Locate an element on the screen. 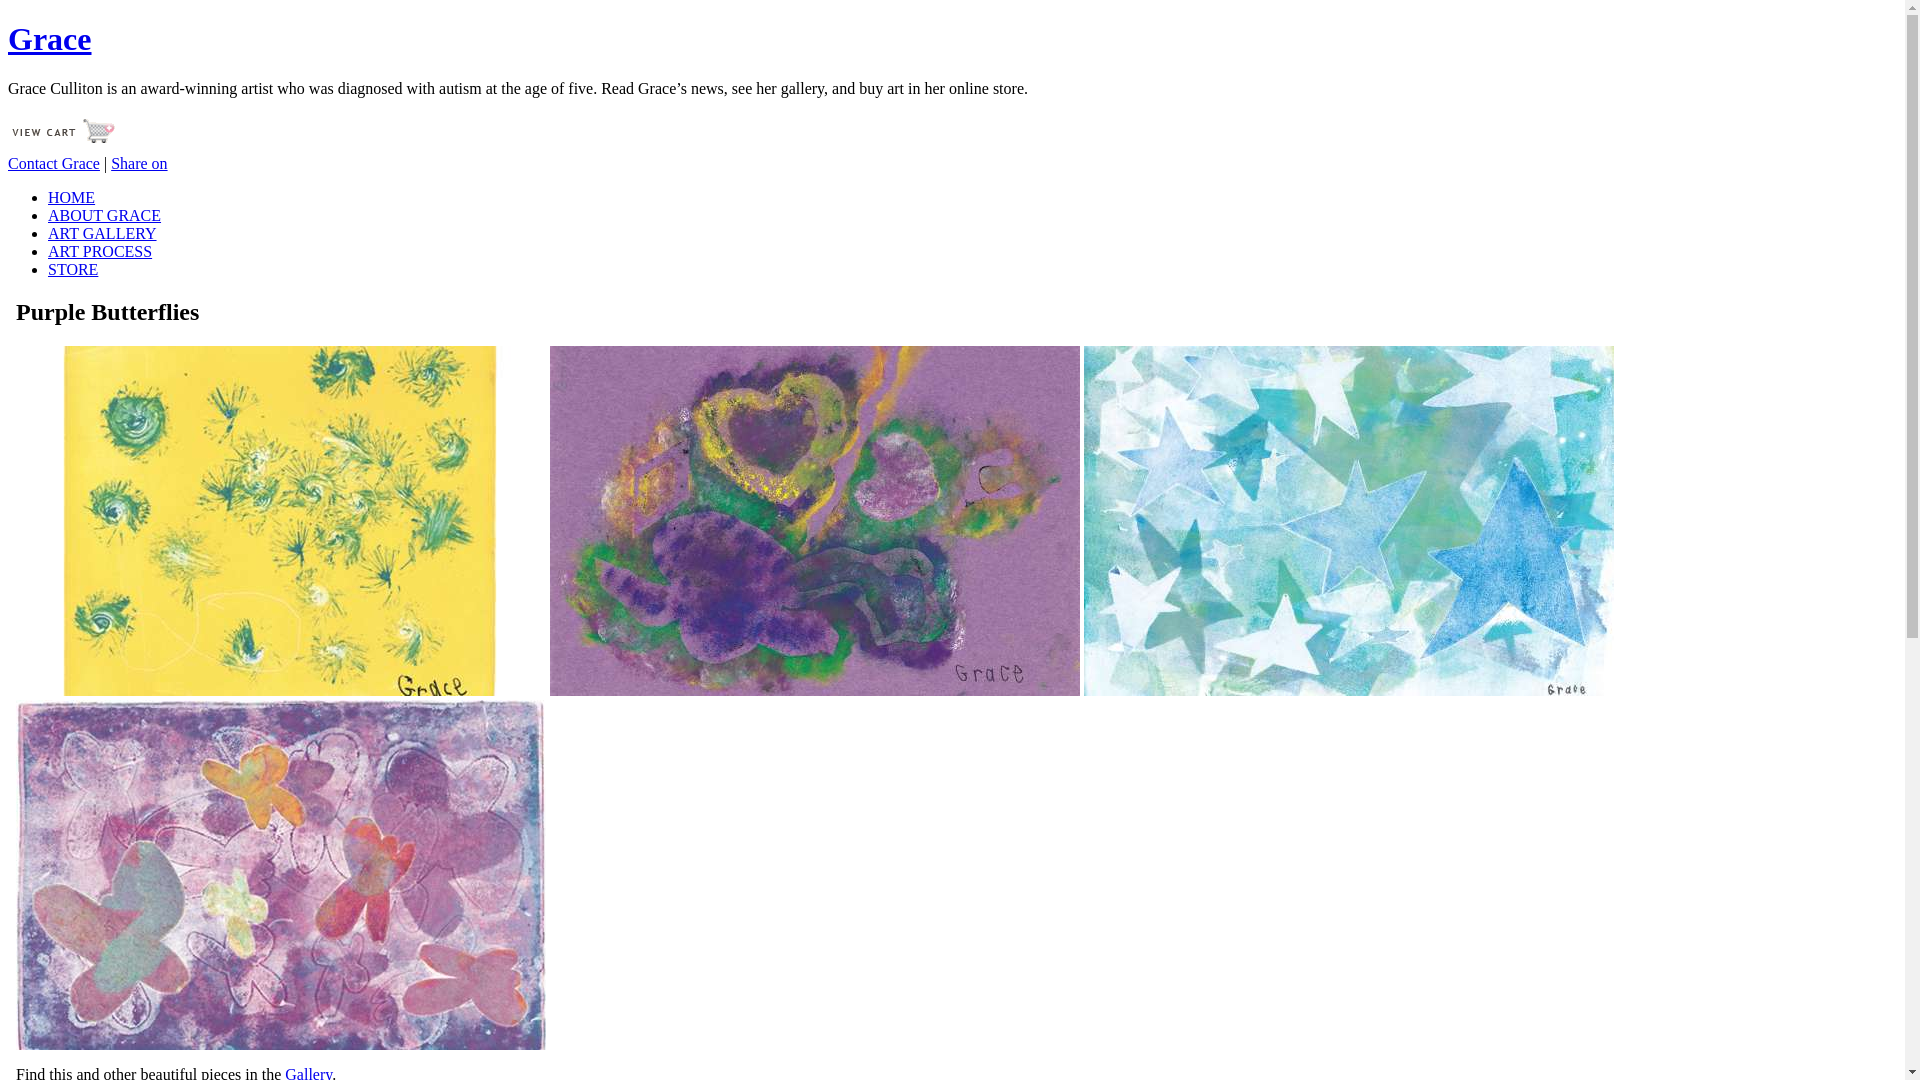  'ART GALLERY' is located at coordinates (48, 232).